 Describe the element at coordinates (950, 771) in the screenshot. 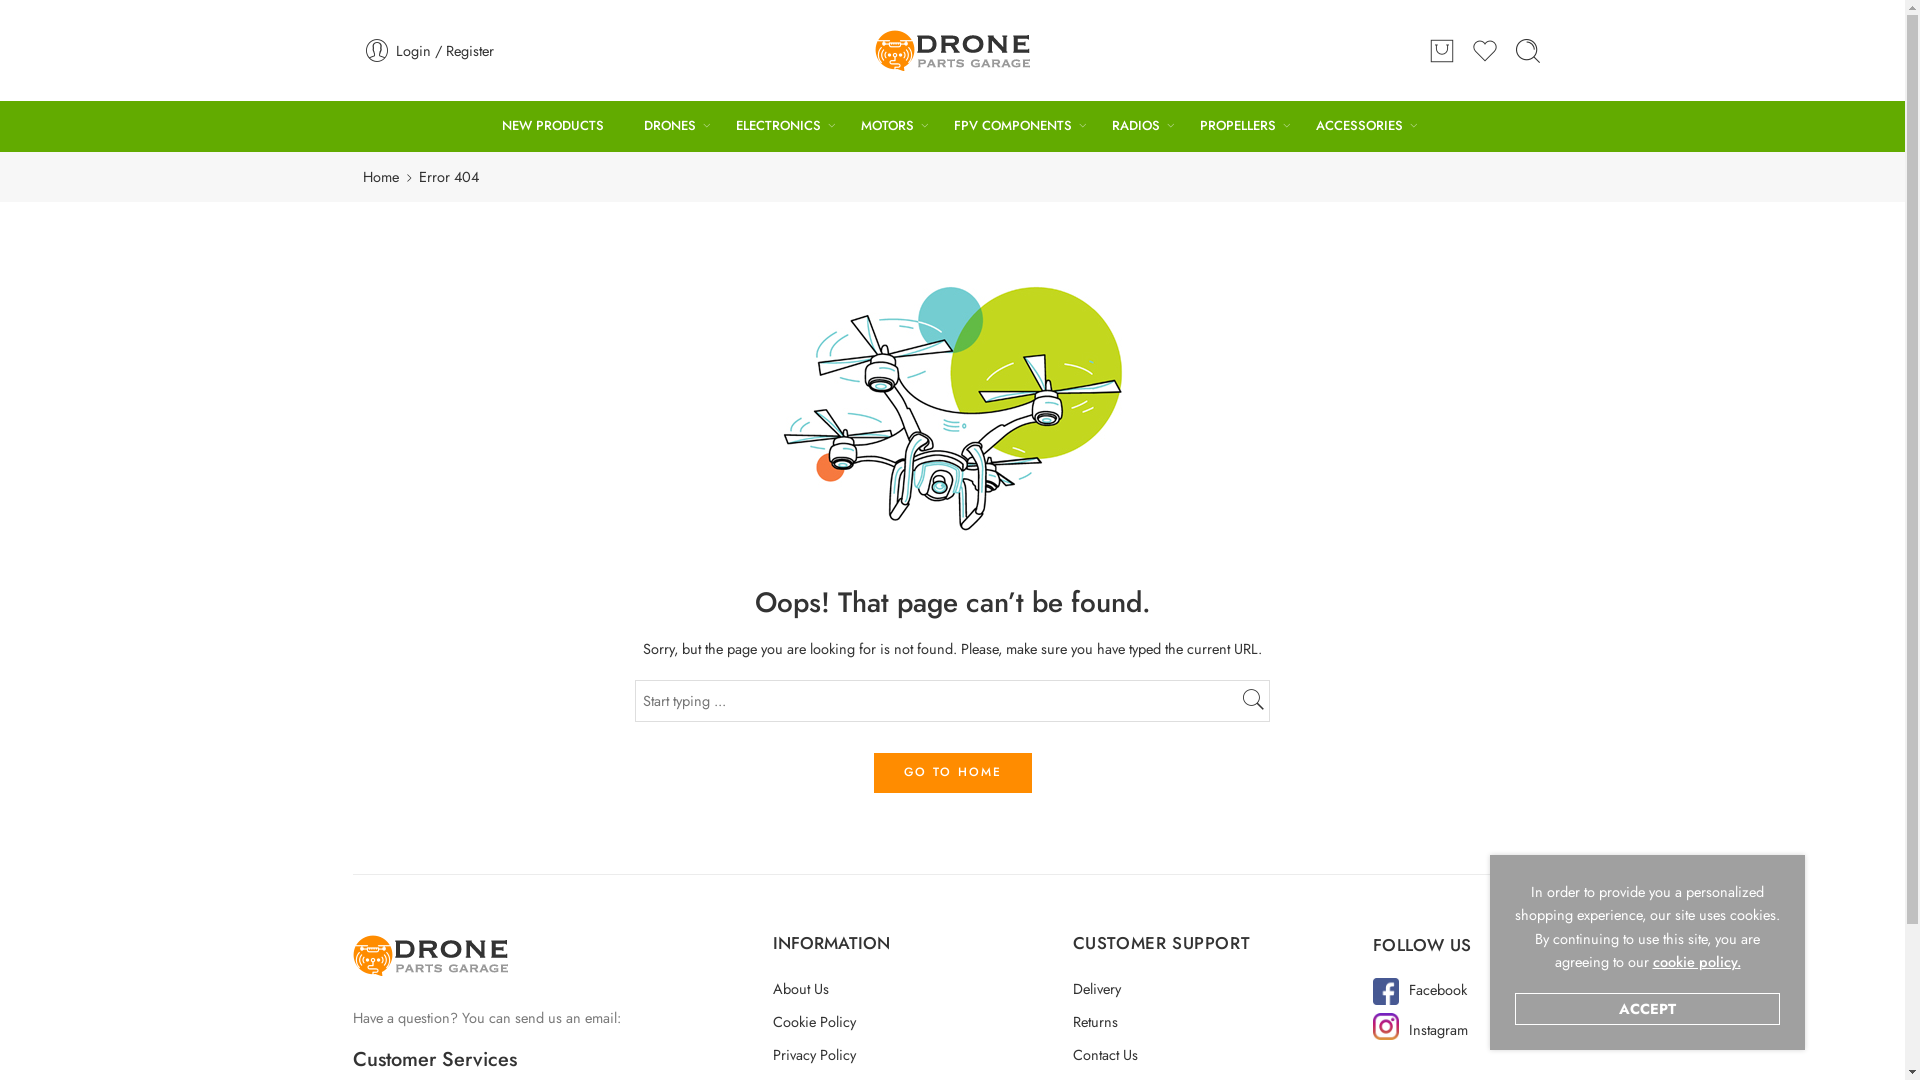

I see `'GO TO HOME'` at that location.